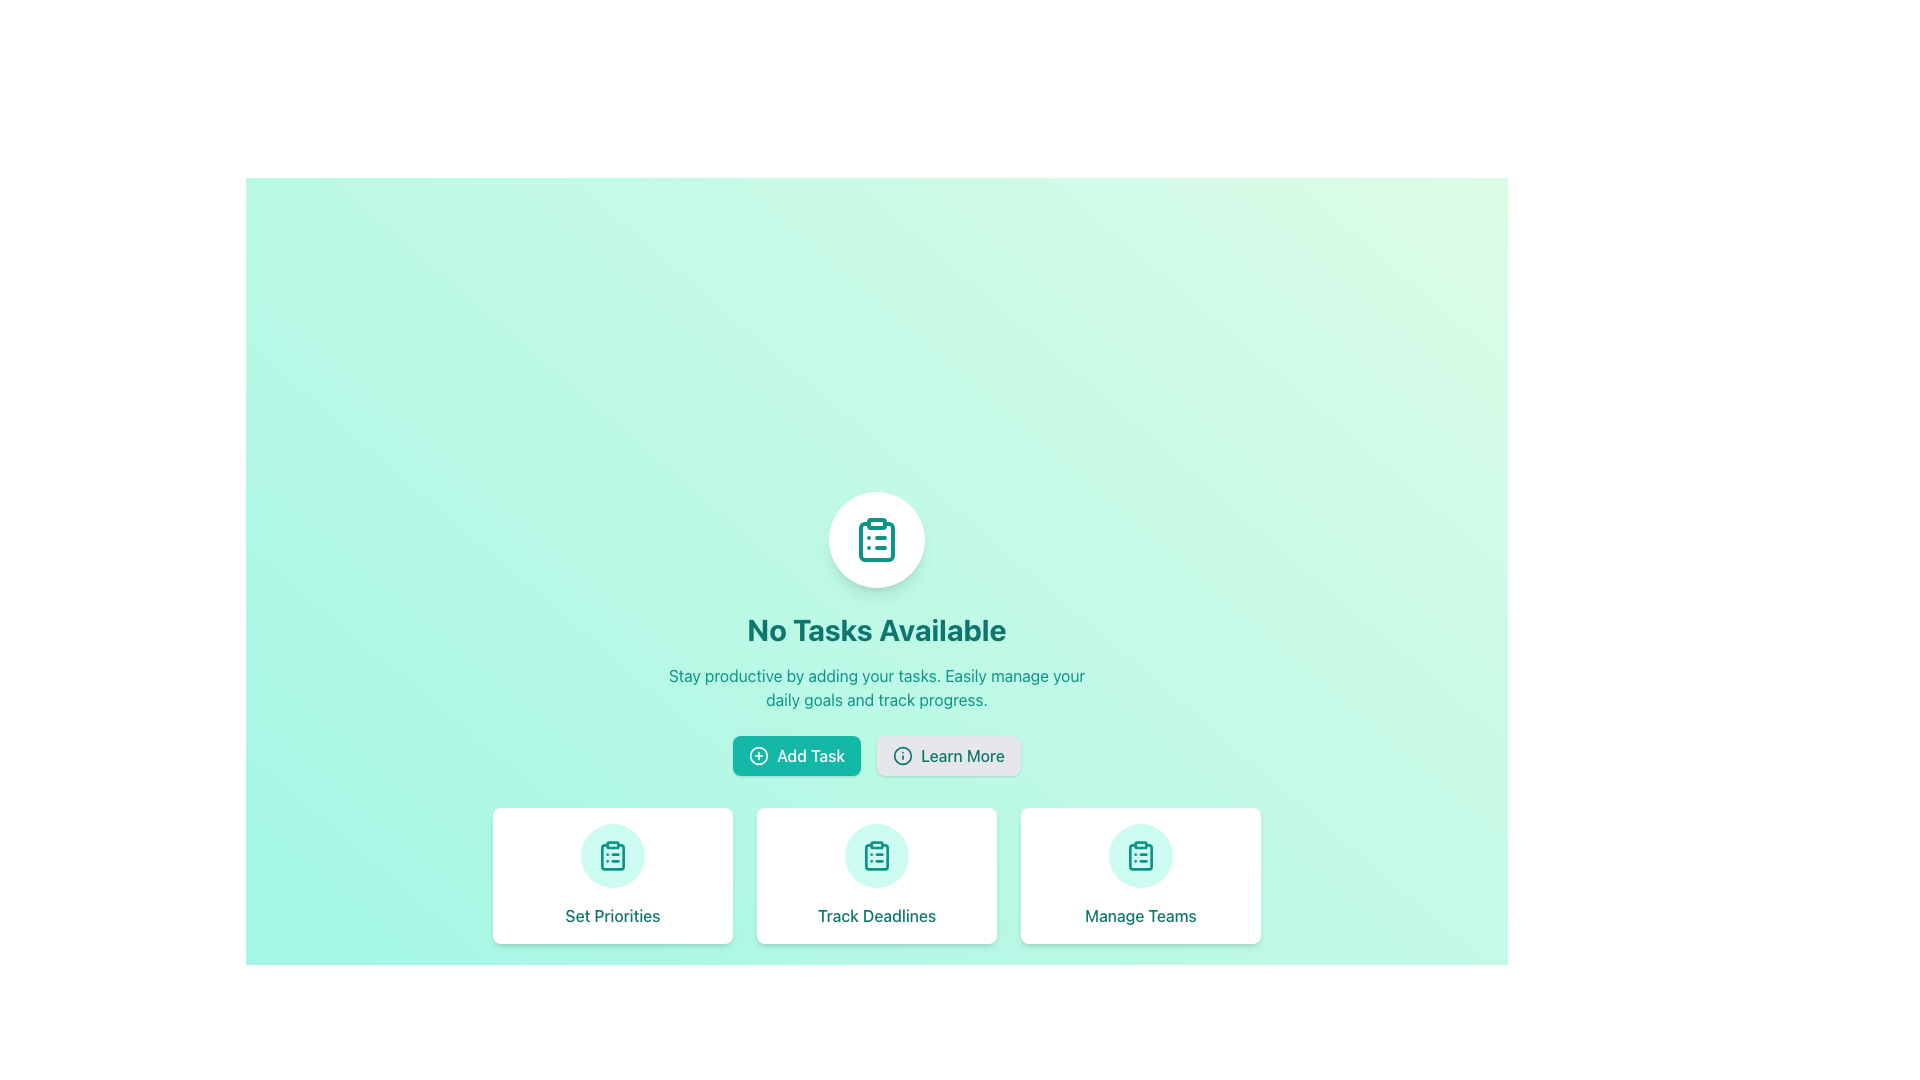 The height and width of the screenshot is (1080, 1920). What do you see at coordinates (1141, 915) in the screenshot?
I see `the 'Manage Teams' text label, which is displayed in teal-colored font within a white card, located at the bottom-right corner of the interface, below a clipboard icon` at bounding box center [1141, 915].